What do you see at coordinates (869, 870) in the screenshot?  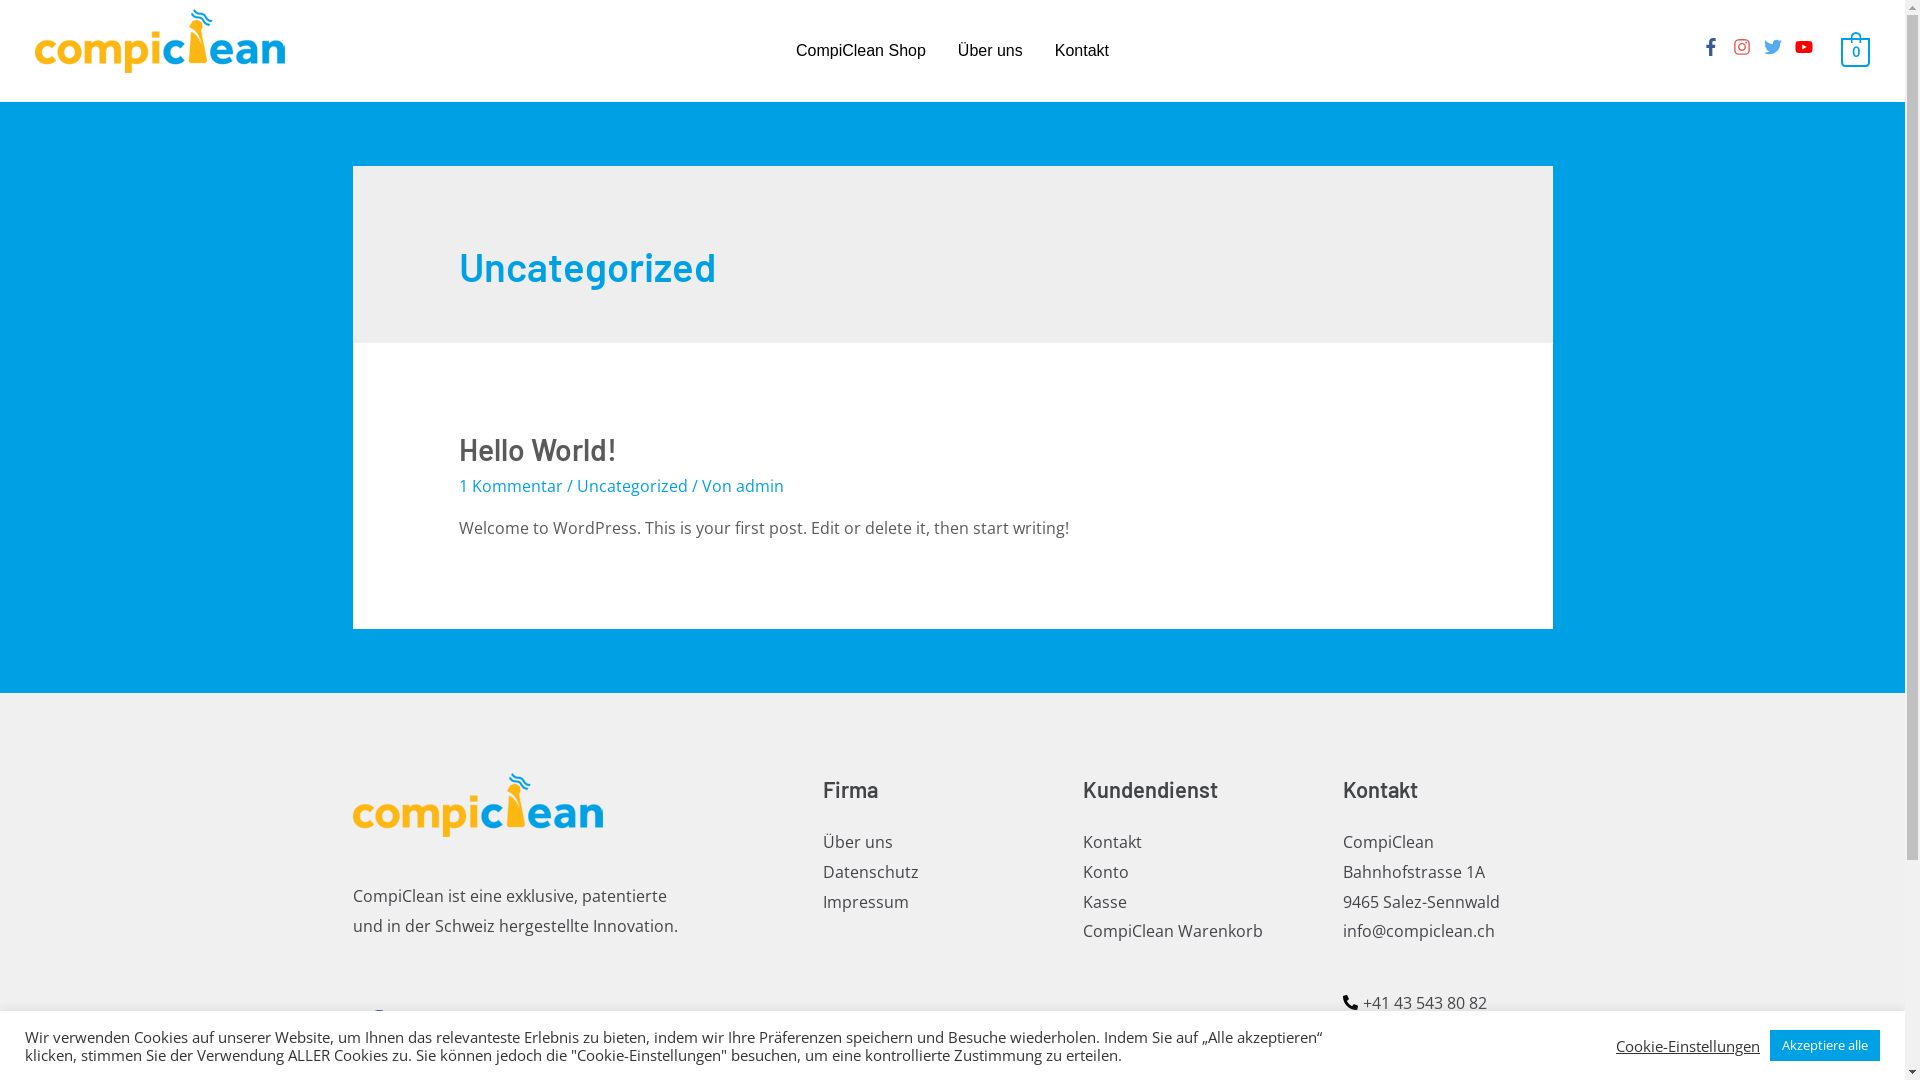 I see `'Datenschutz'` at bounding box center [869, 870].